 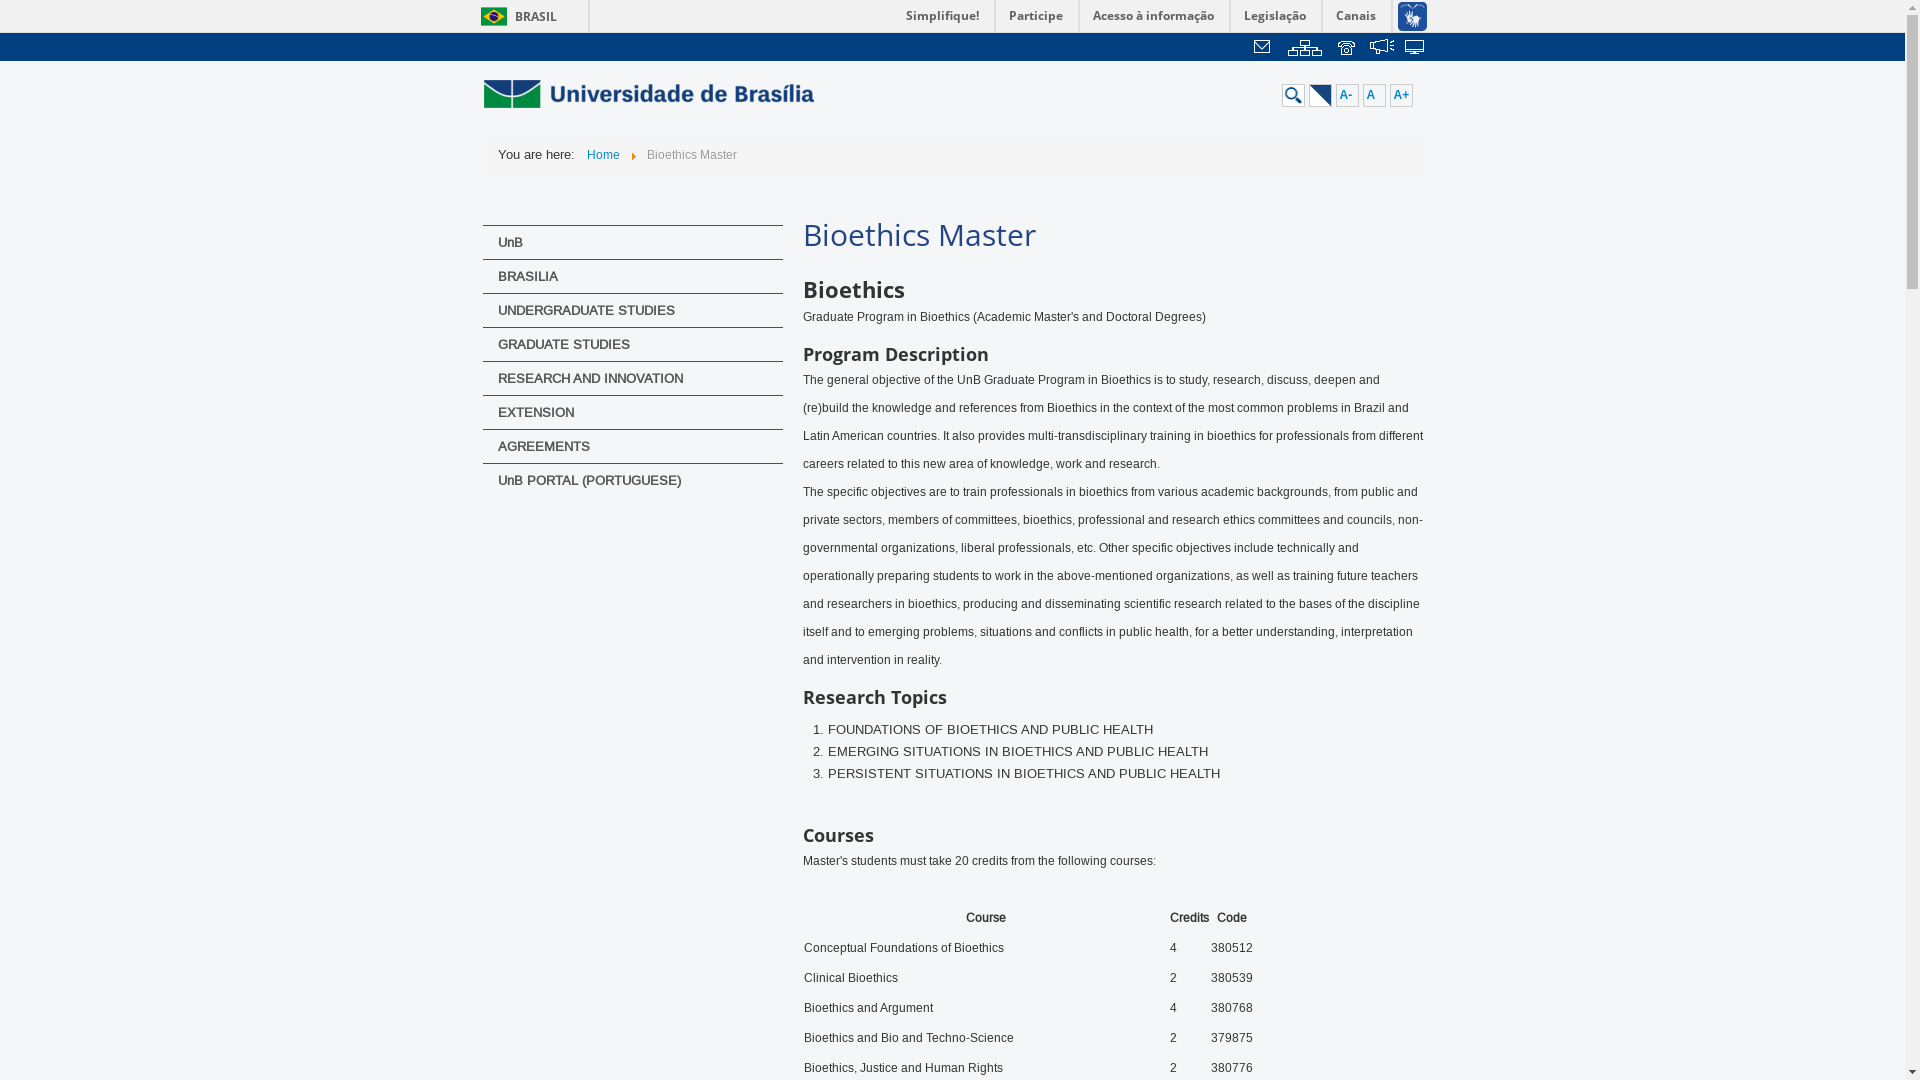 I want to click on ' ', so click(x=1415, y=48).